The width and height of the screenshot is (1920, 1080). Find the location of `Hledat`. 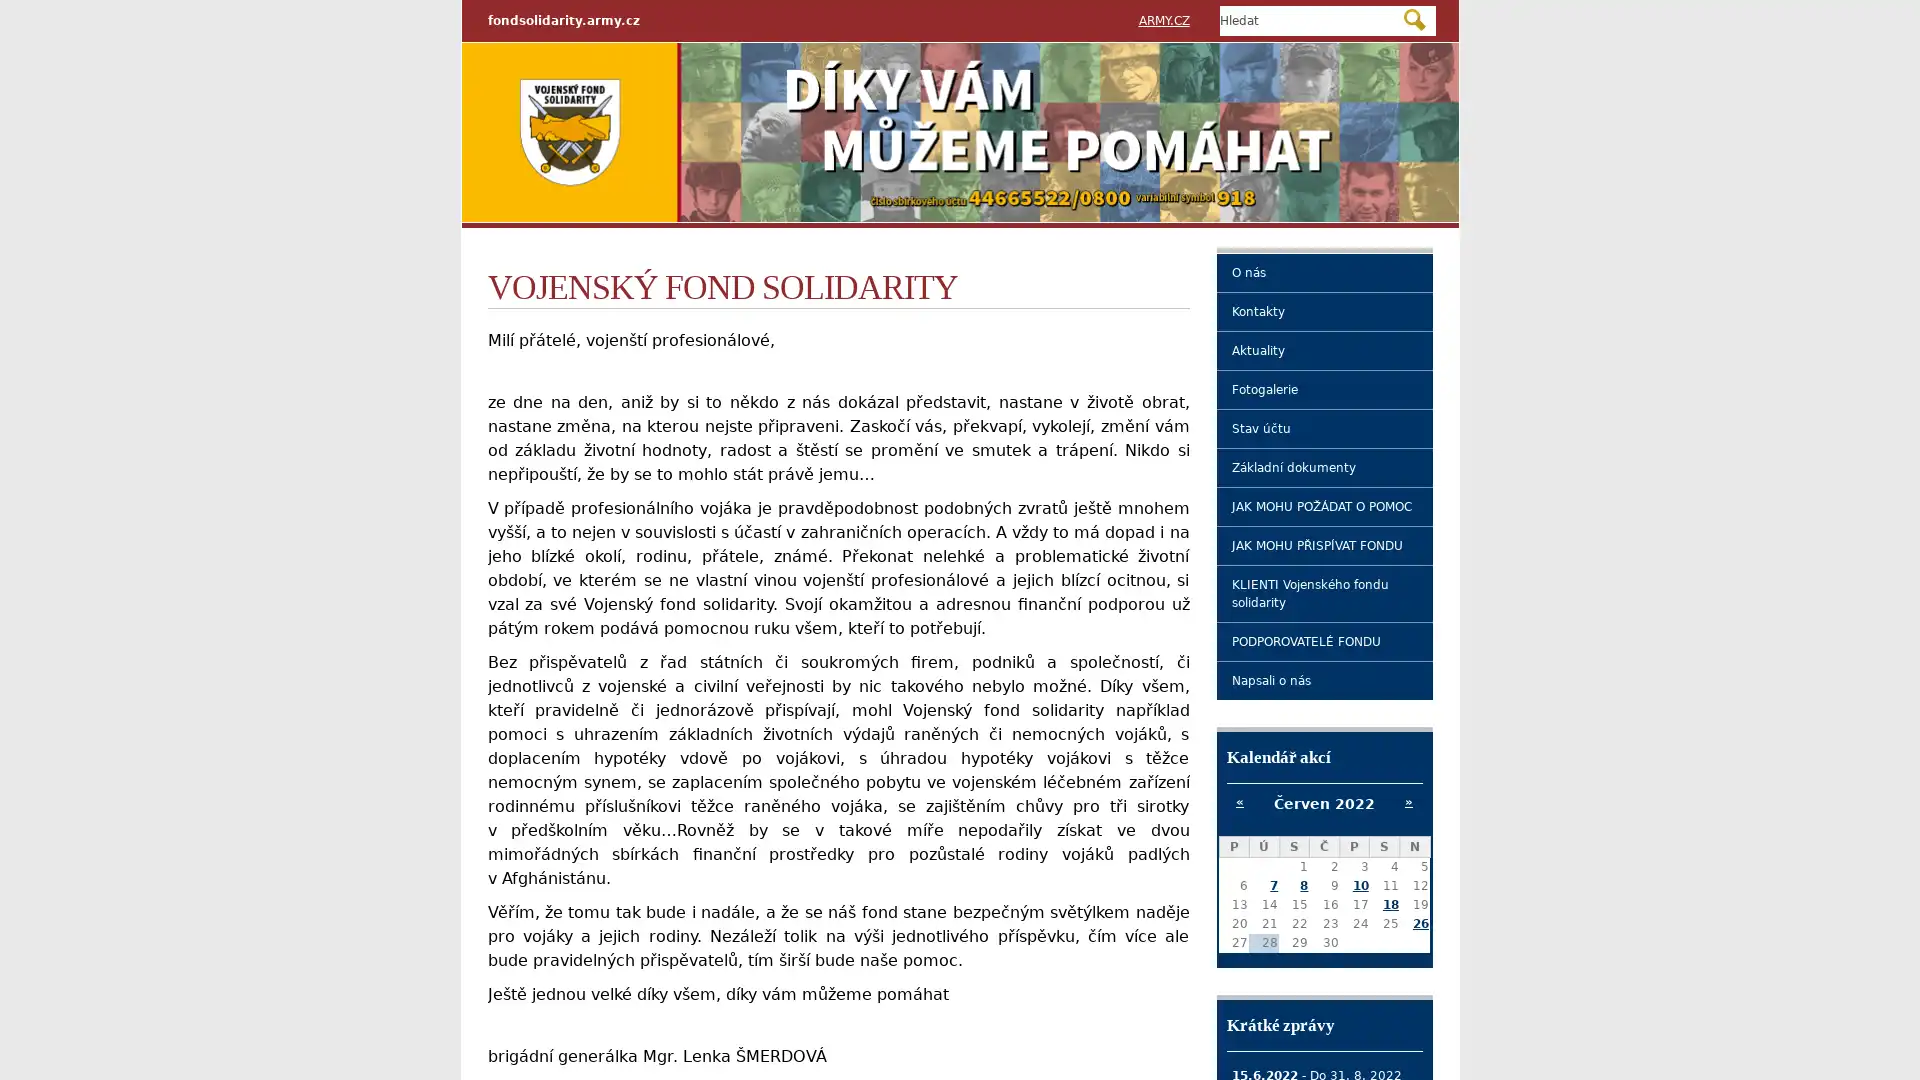

Hledat is located at coordinates (1413, 19).